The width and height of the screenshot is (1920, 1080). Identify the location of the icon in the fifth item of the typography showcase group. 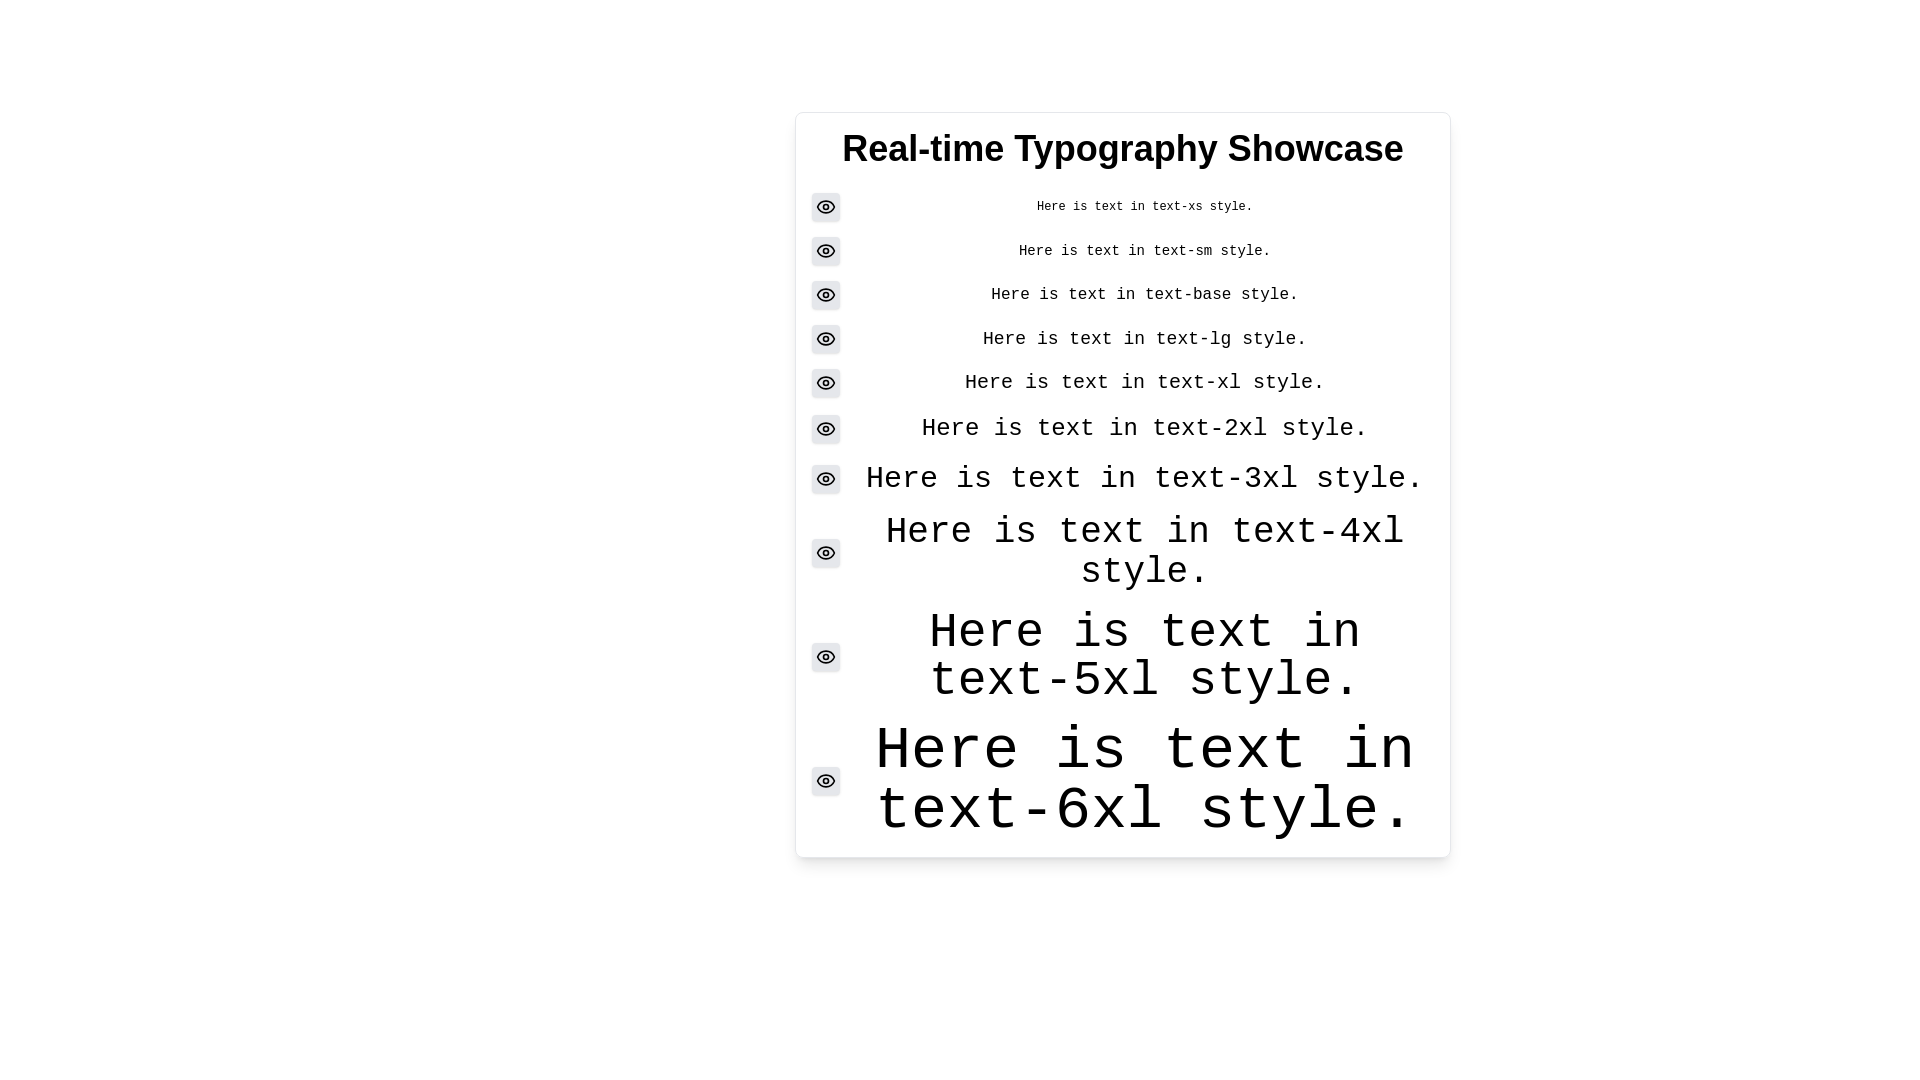
(1123, 382).